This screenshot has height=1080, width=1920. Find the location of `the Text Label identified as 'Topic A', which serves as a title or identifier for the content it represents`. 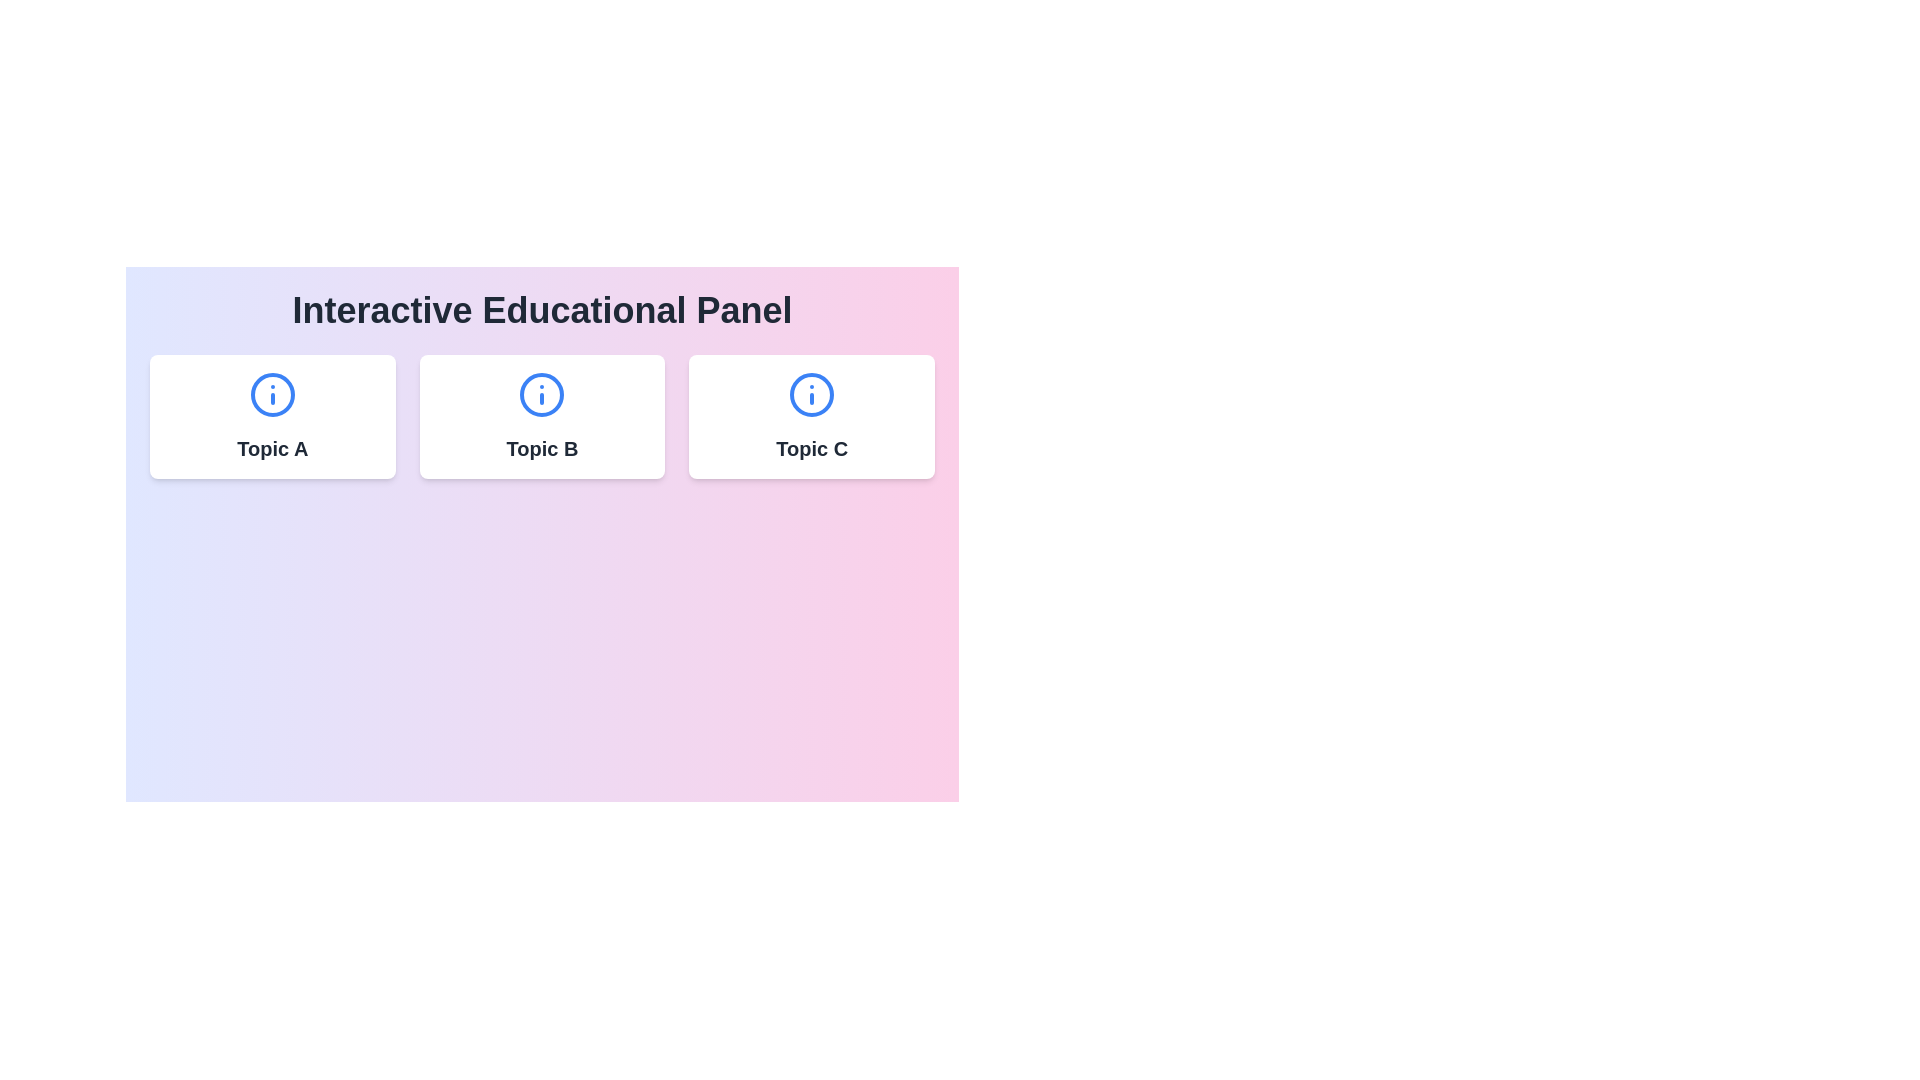

the Text Label identified as 'Topic A', which serves as a title or identifier for the content it represents is located at coordinates (271, 447).